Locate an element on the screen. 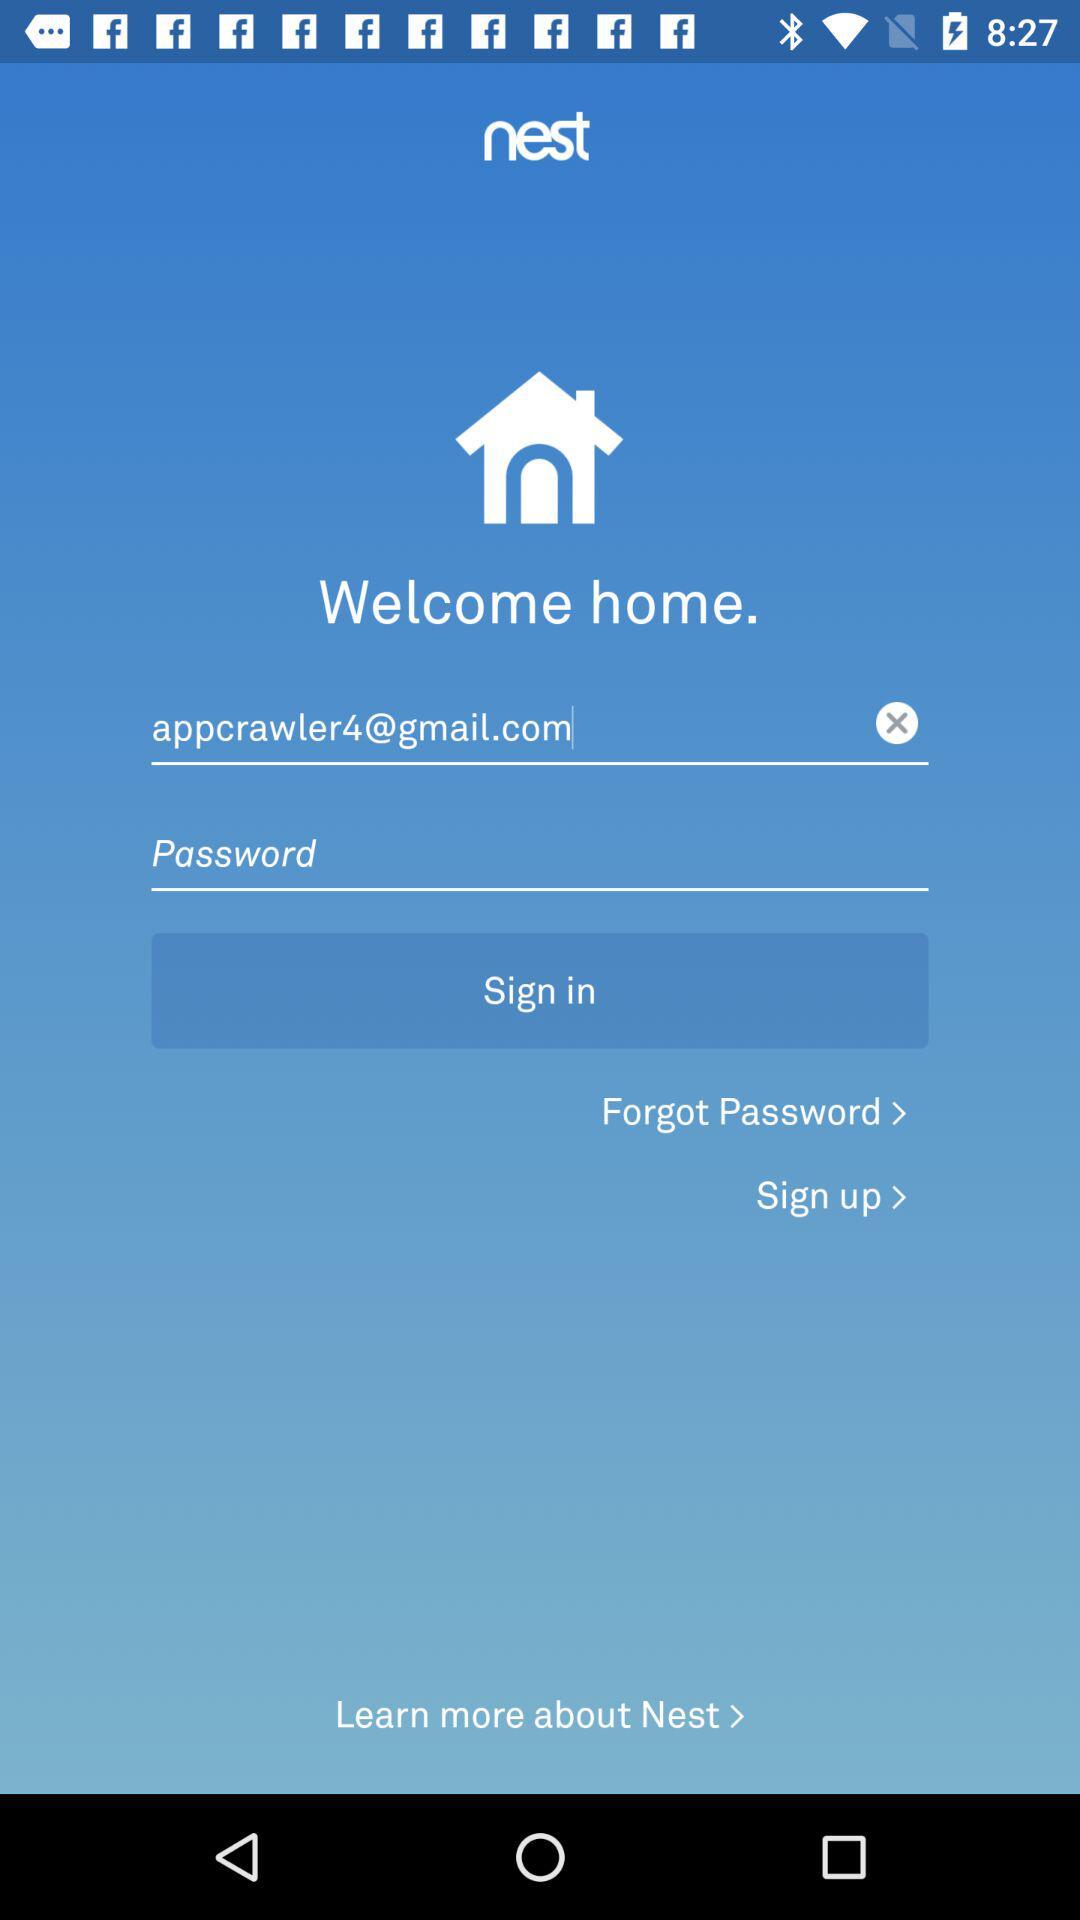 Image resolution: width=1080 pixels, height=1920 pixels. cross icon in first text field is located at coordinates (896, 722).